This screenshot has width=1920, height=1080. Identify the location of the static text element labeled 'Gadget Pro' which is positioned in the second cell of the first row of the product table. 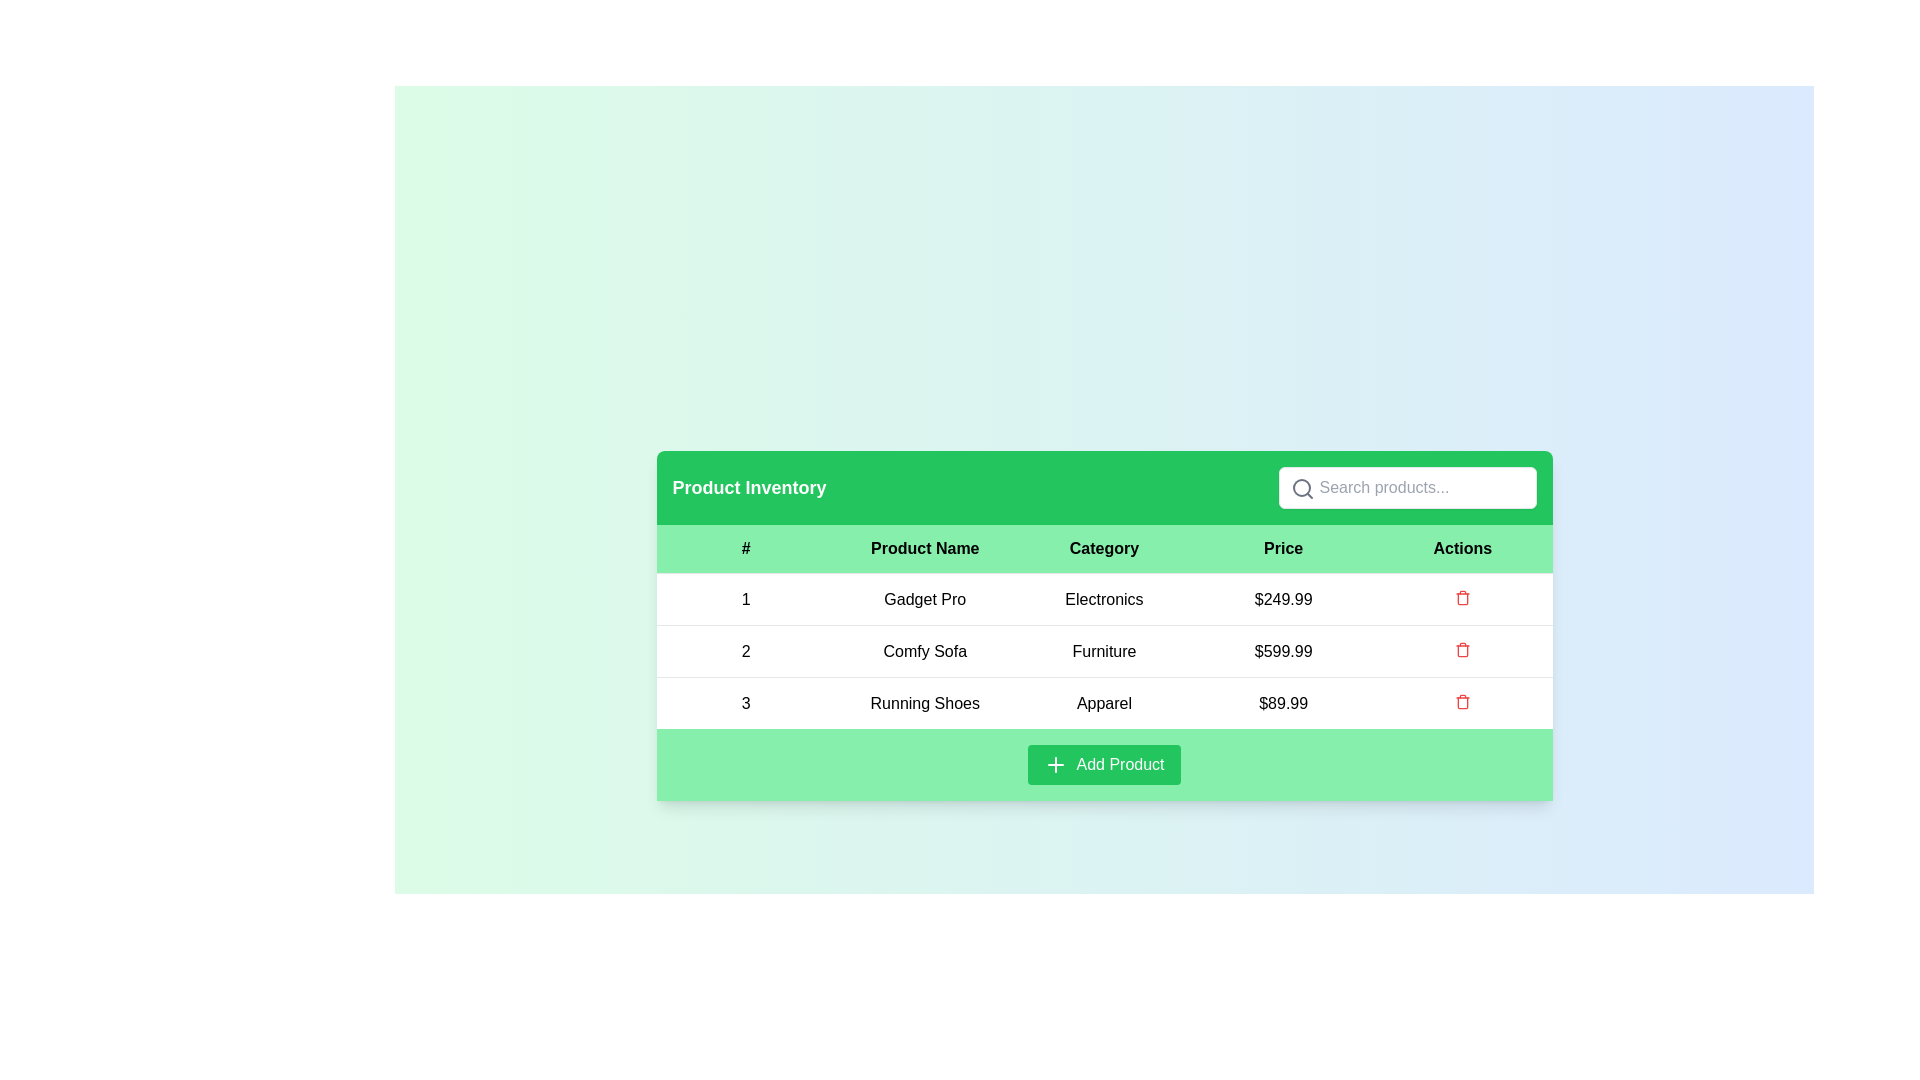
(924, 598).